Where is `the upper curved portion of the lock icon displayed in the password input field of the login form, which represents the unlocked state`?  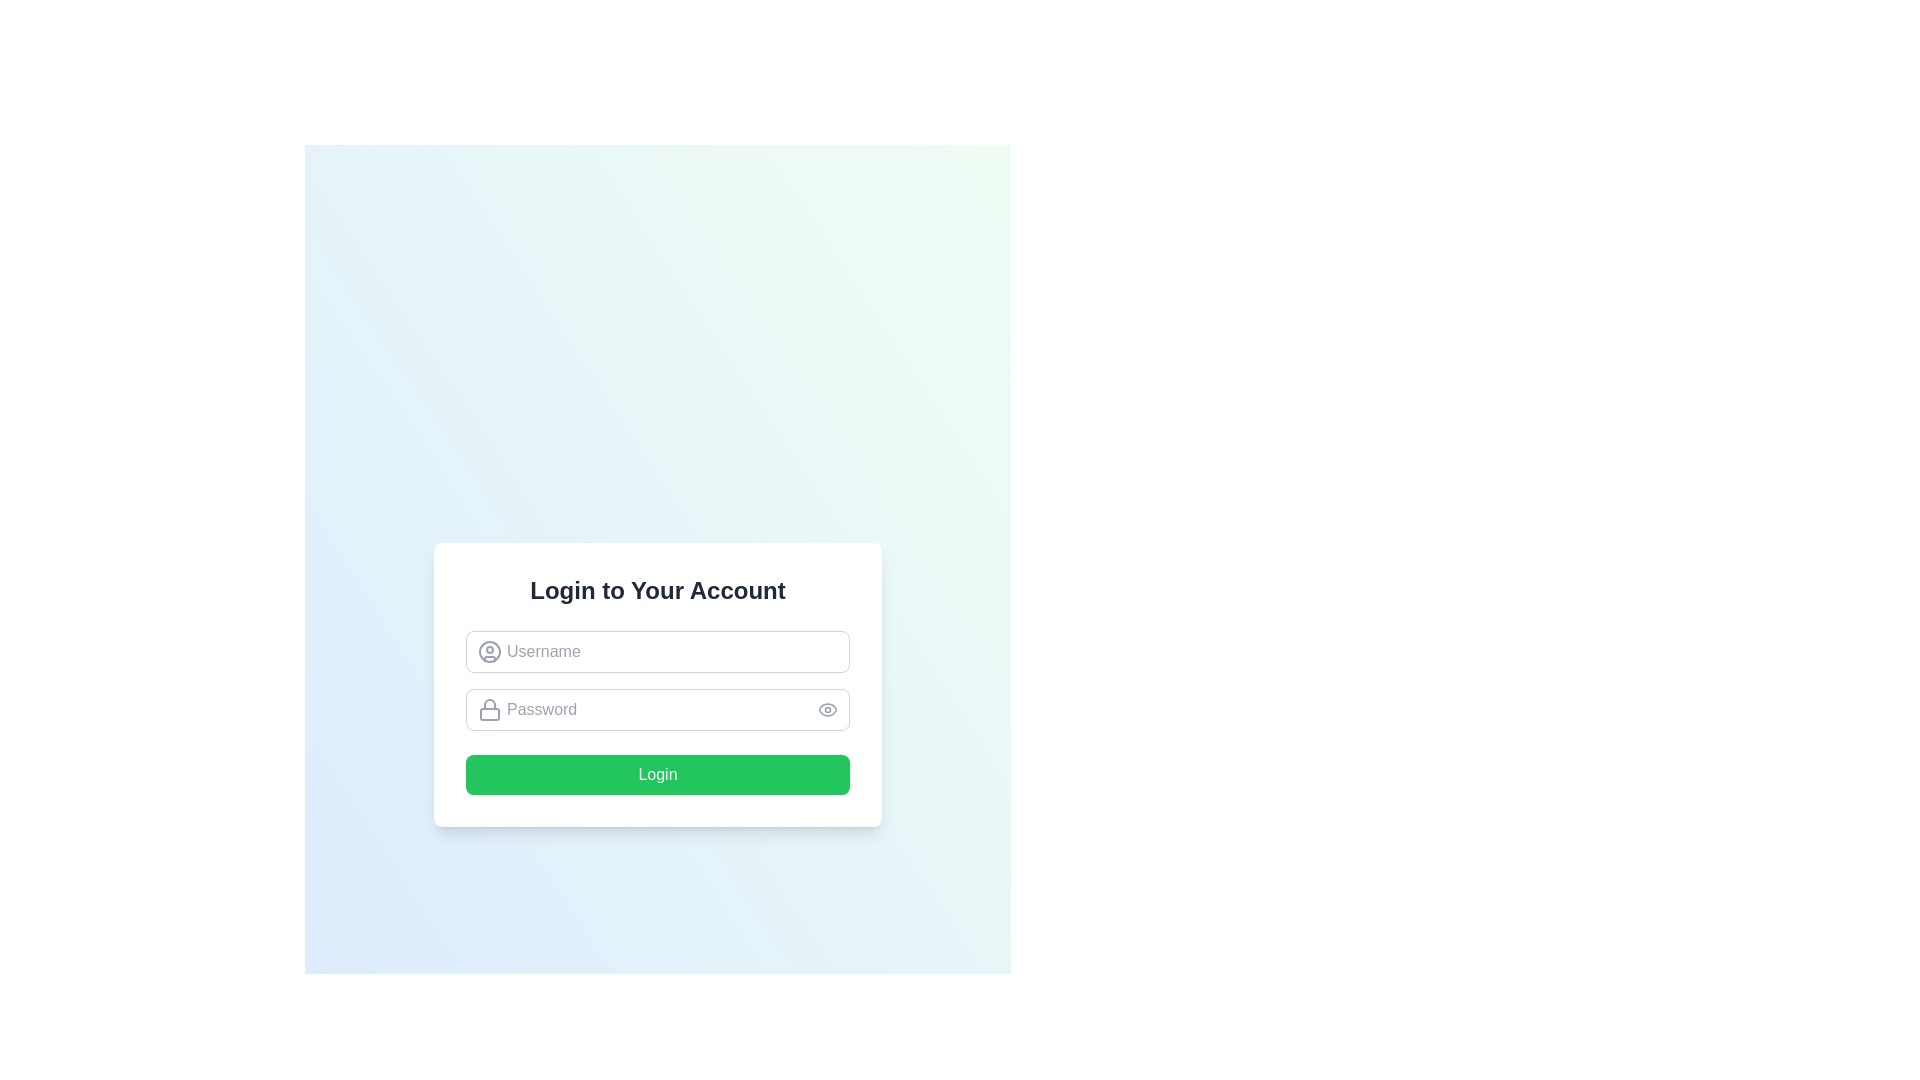 the upper curved portion of the lock icon displayed in the password input field of the login form, which represents the unlocked state is located at coordinates (489, 703).